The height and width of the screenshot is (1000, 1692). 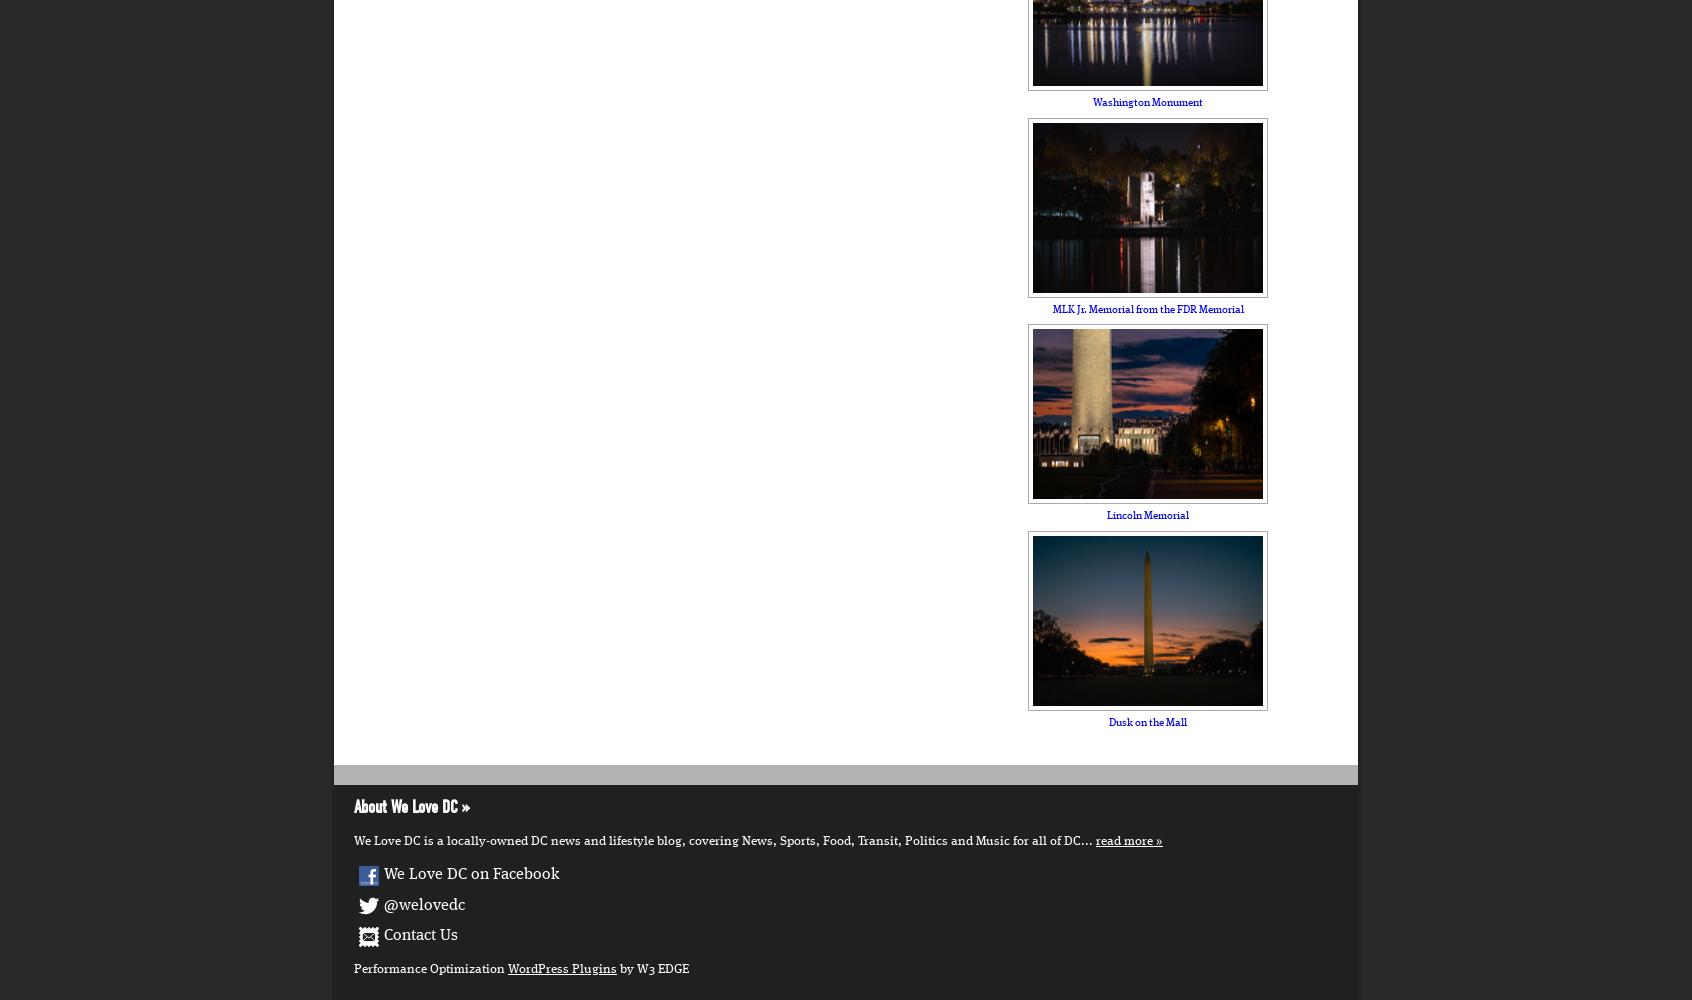 I want to click on 'by W3 EDGE', so click(x=616, y=967).